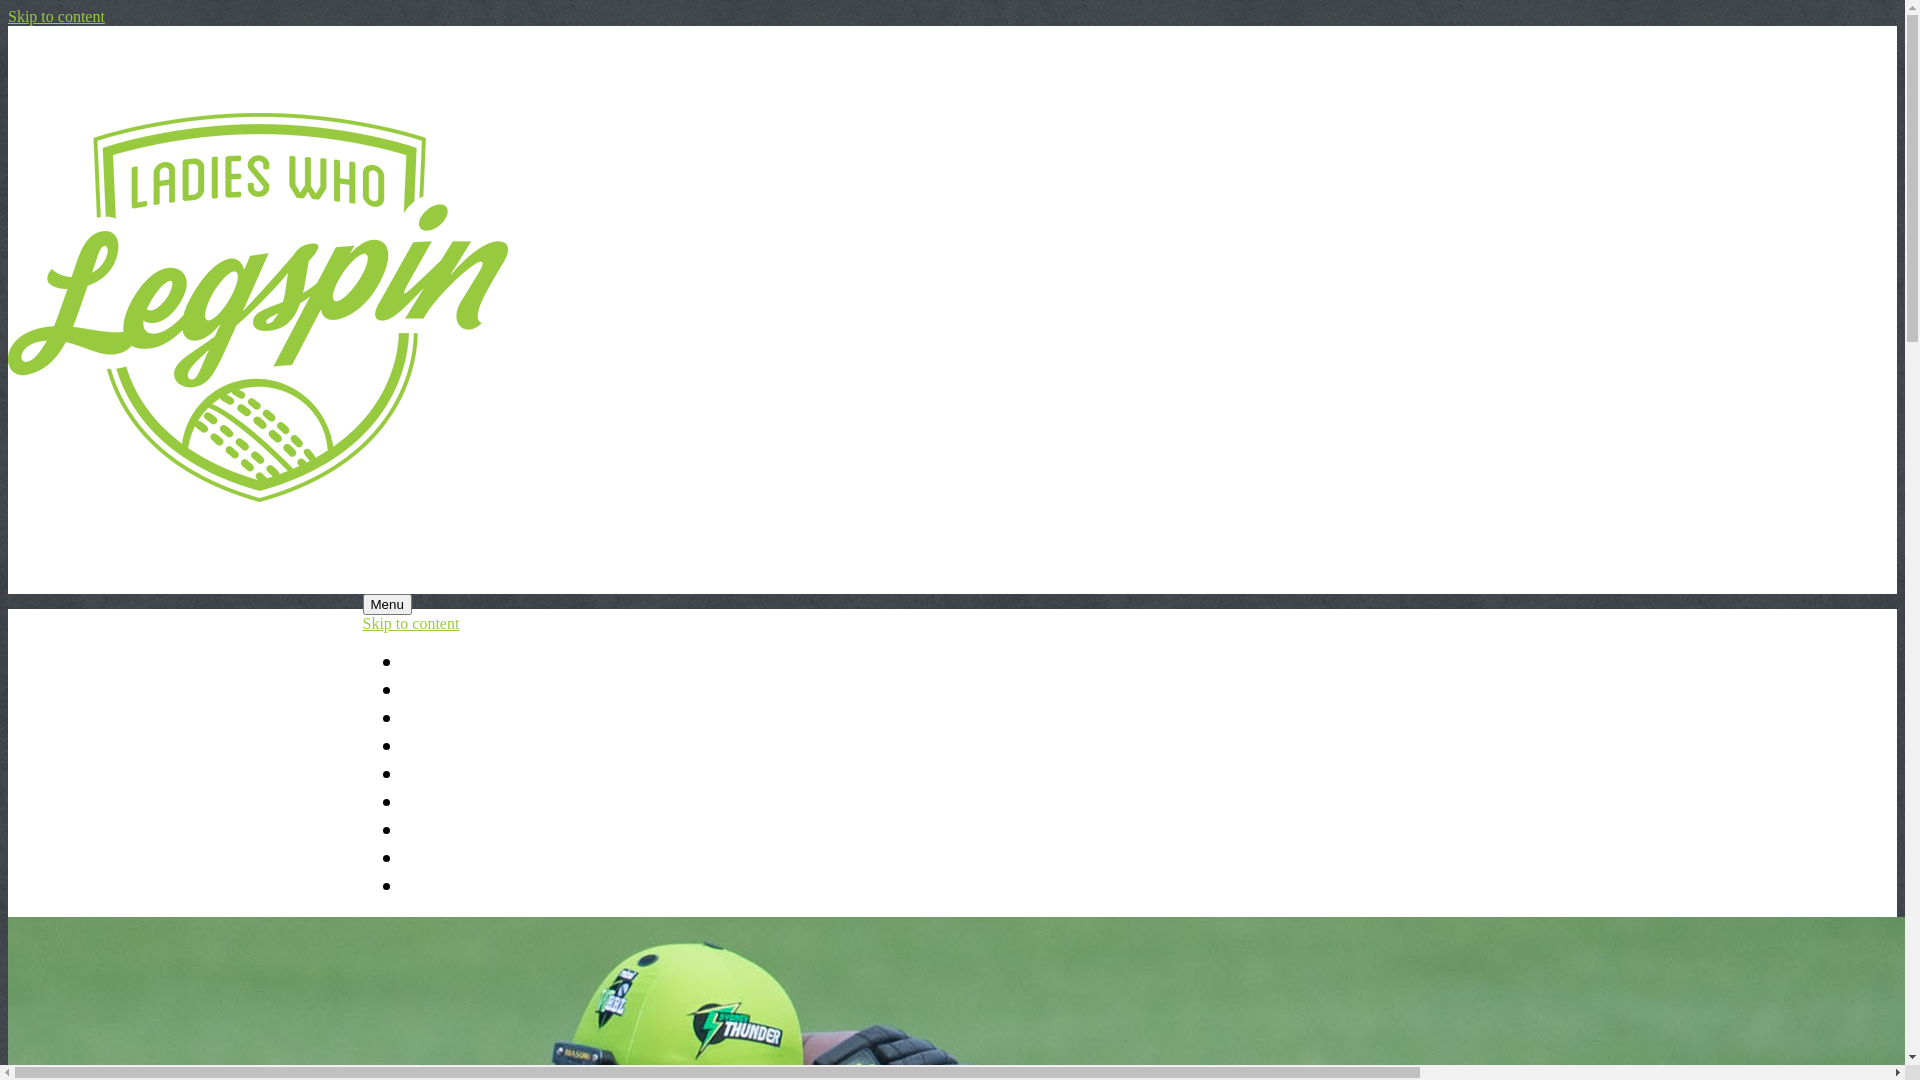 This screenshot has height=1080, width=1920. What do you see at coordinates (401, 663) in the screenshot?
I see `'Home'` at bounding box center [401, 663].